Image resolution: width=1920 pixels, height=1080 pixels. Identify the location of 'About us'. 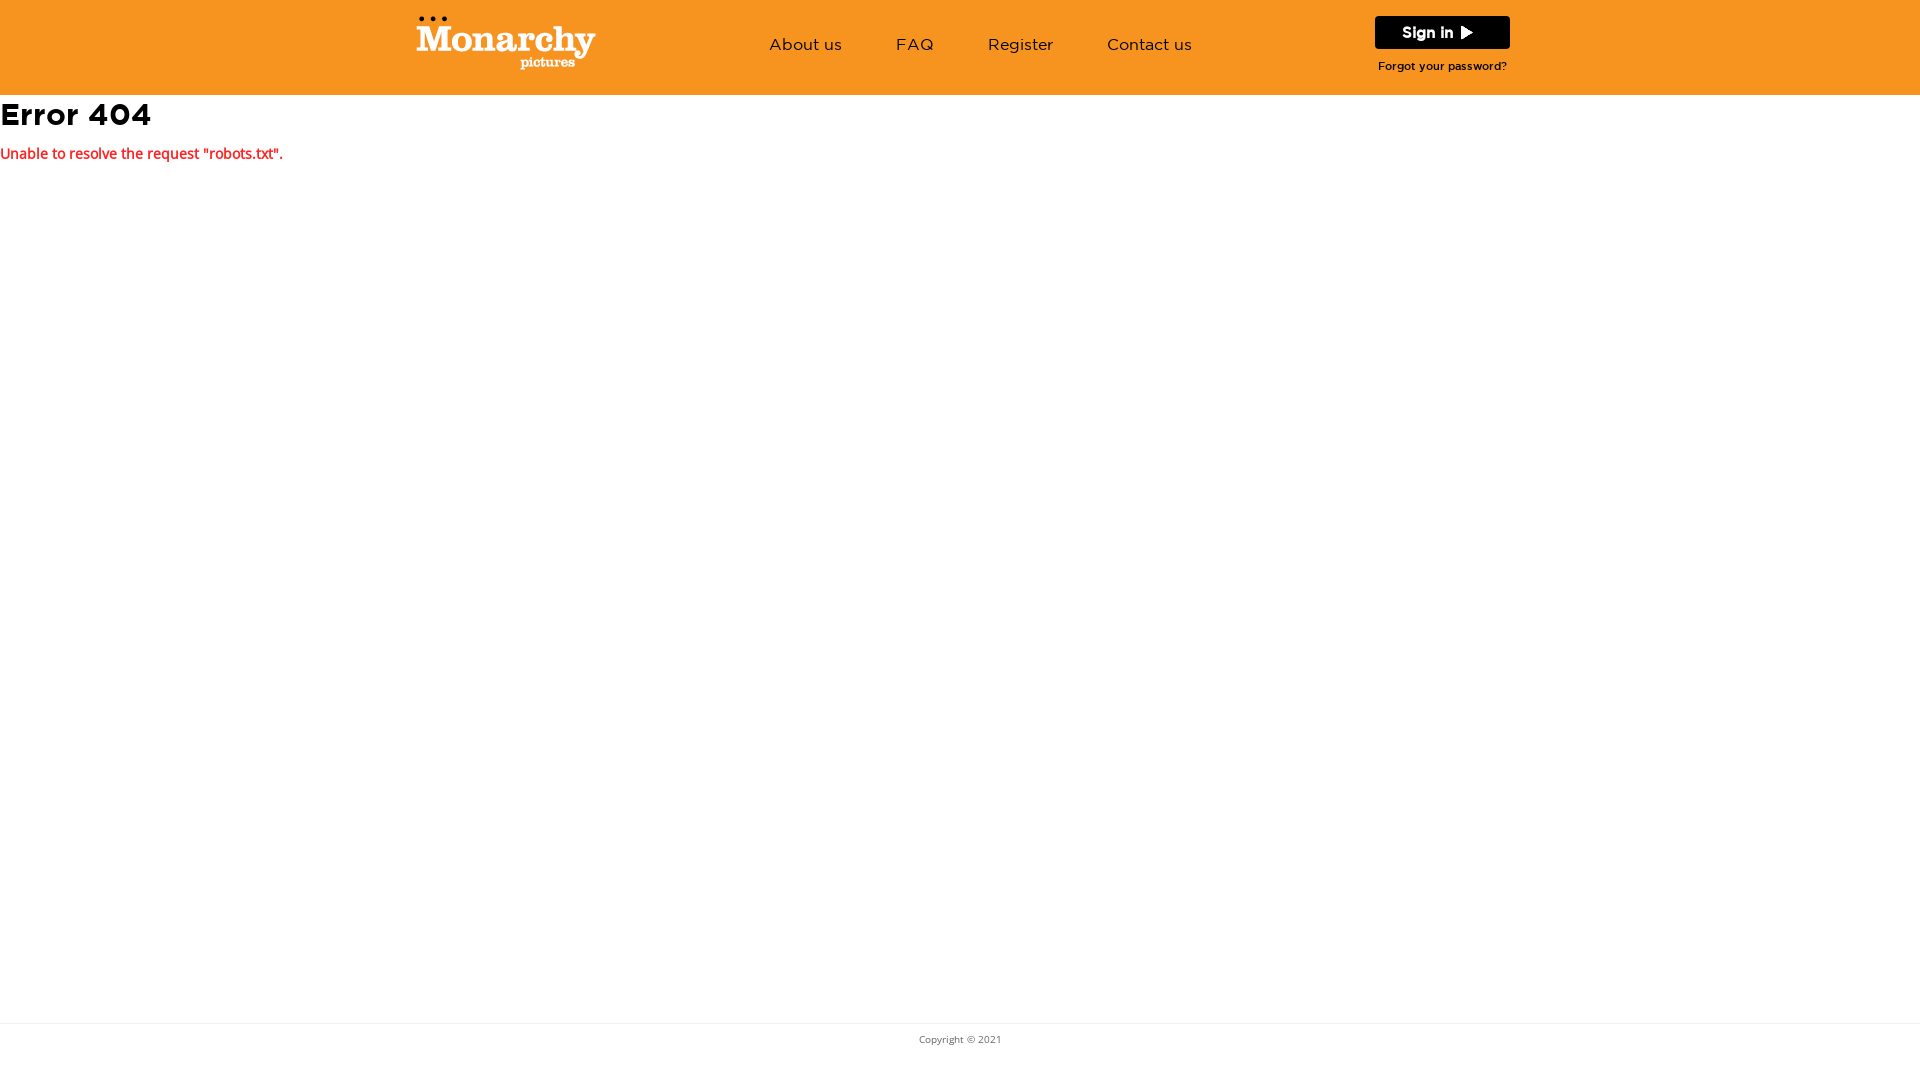
(767, 45).